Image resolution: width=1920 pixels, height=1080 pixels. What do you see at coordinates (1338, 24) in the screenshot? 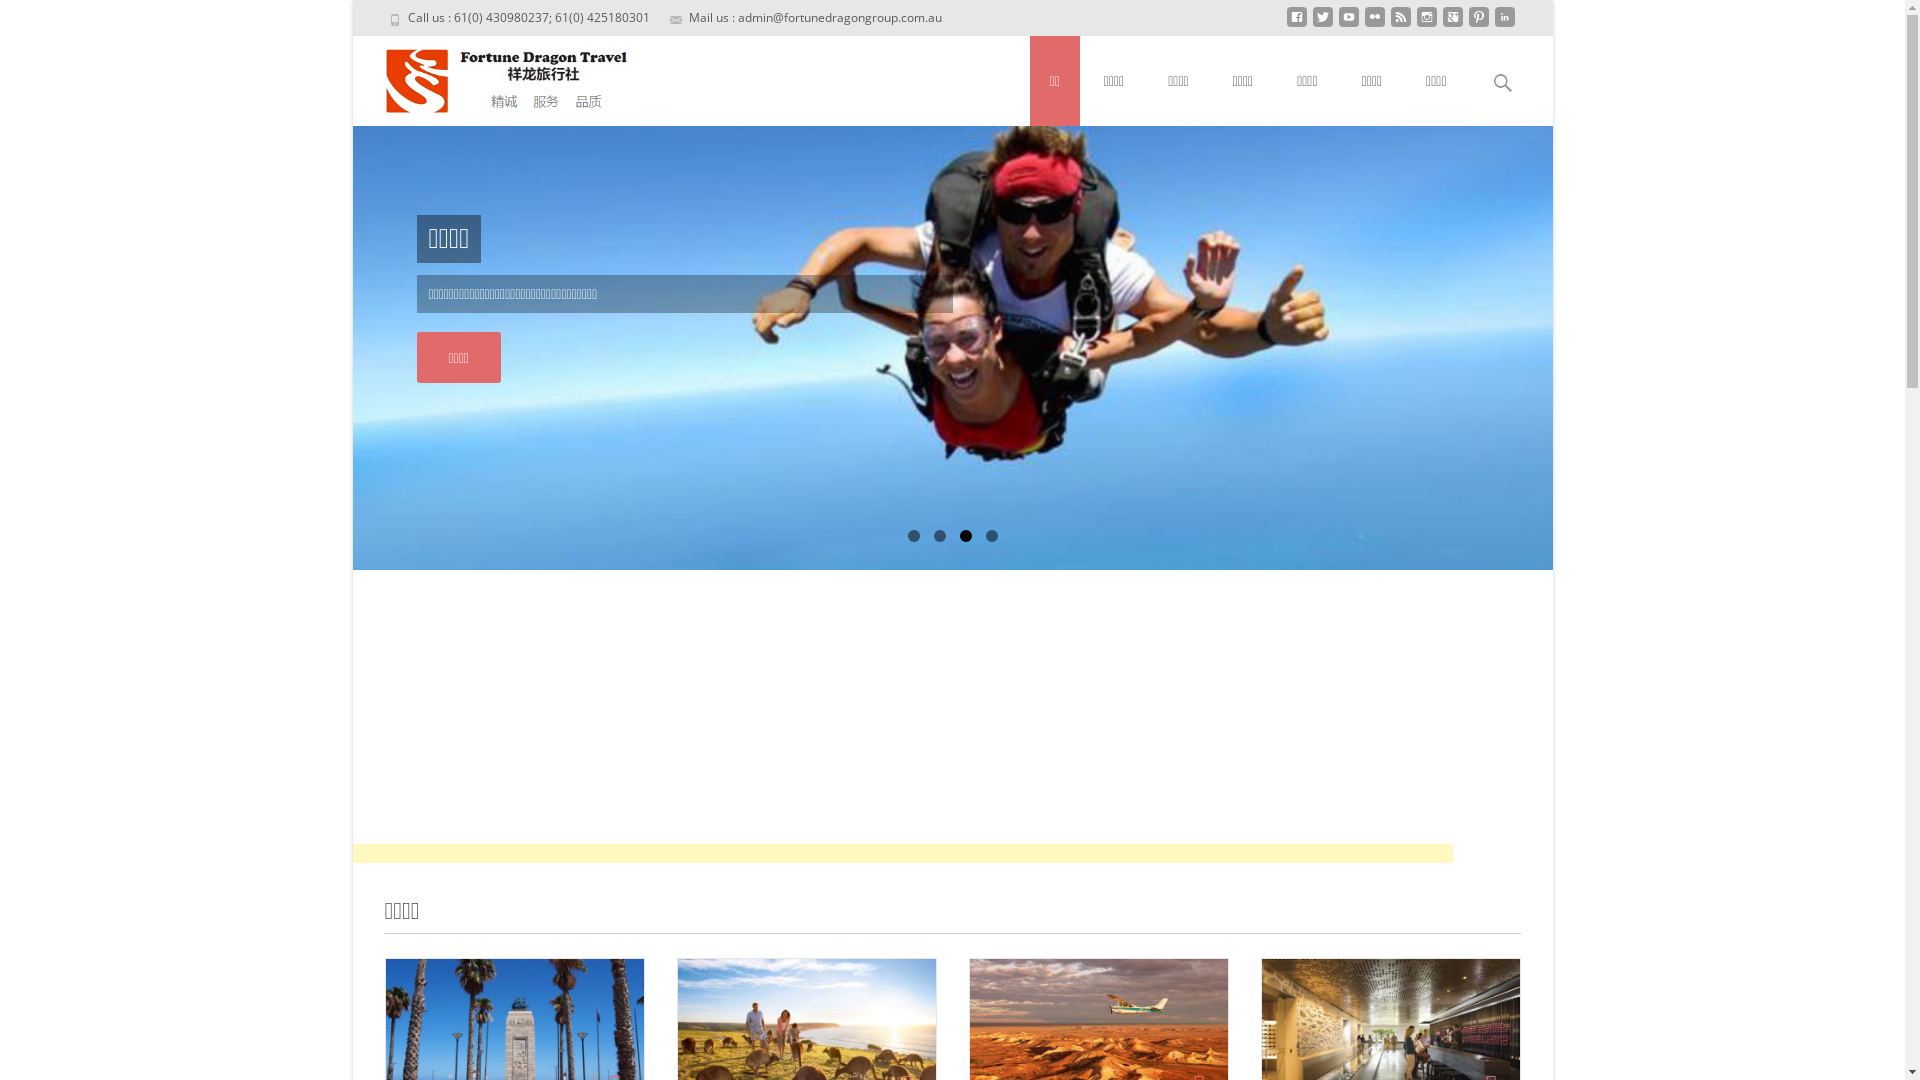
I see `'youtube'` at bounding box center [1338, 24].